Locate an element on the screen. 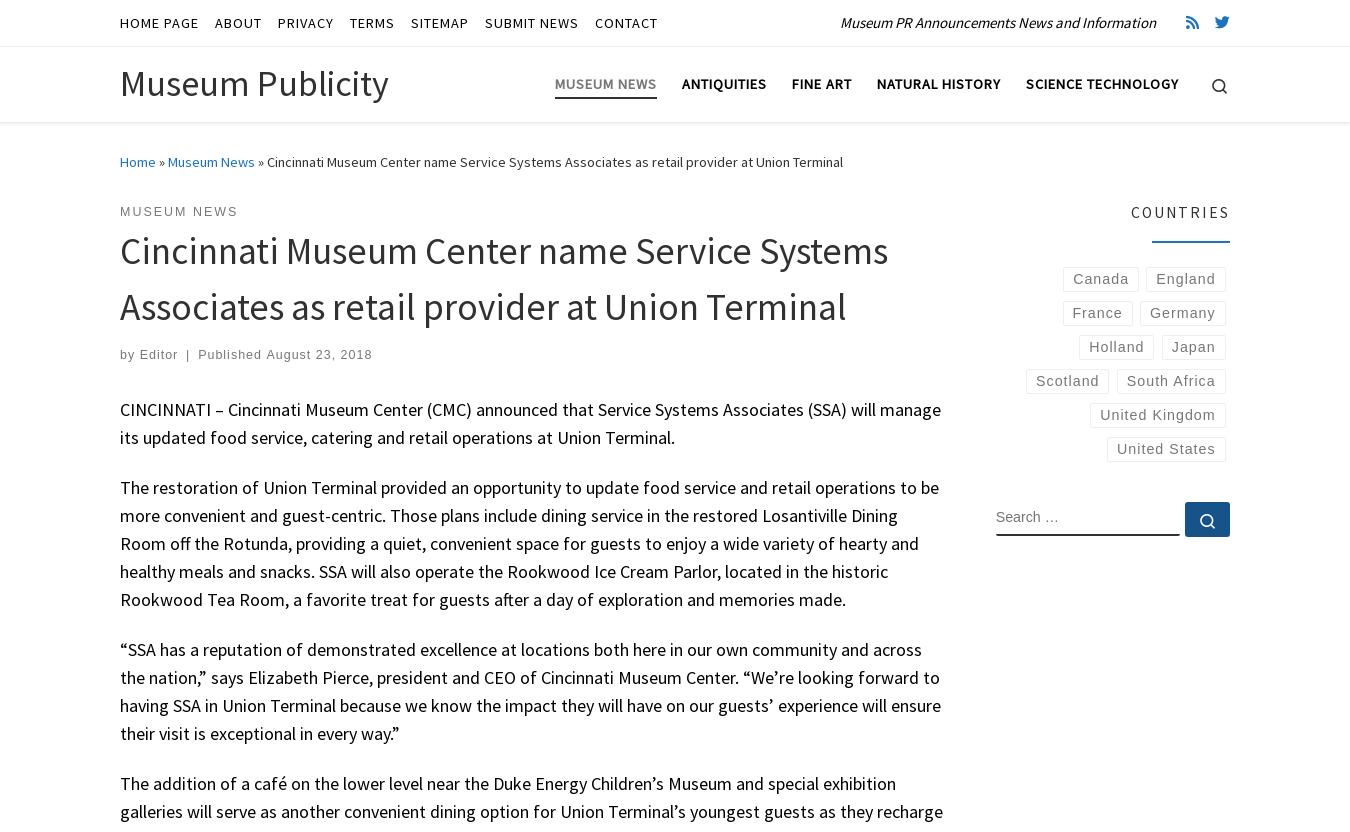 This screenshot has height=832, width=1350. 'PRIVACY' is located at coordinates (276, 22).